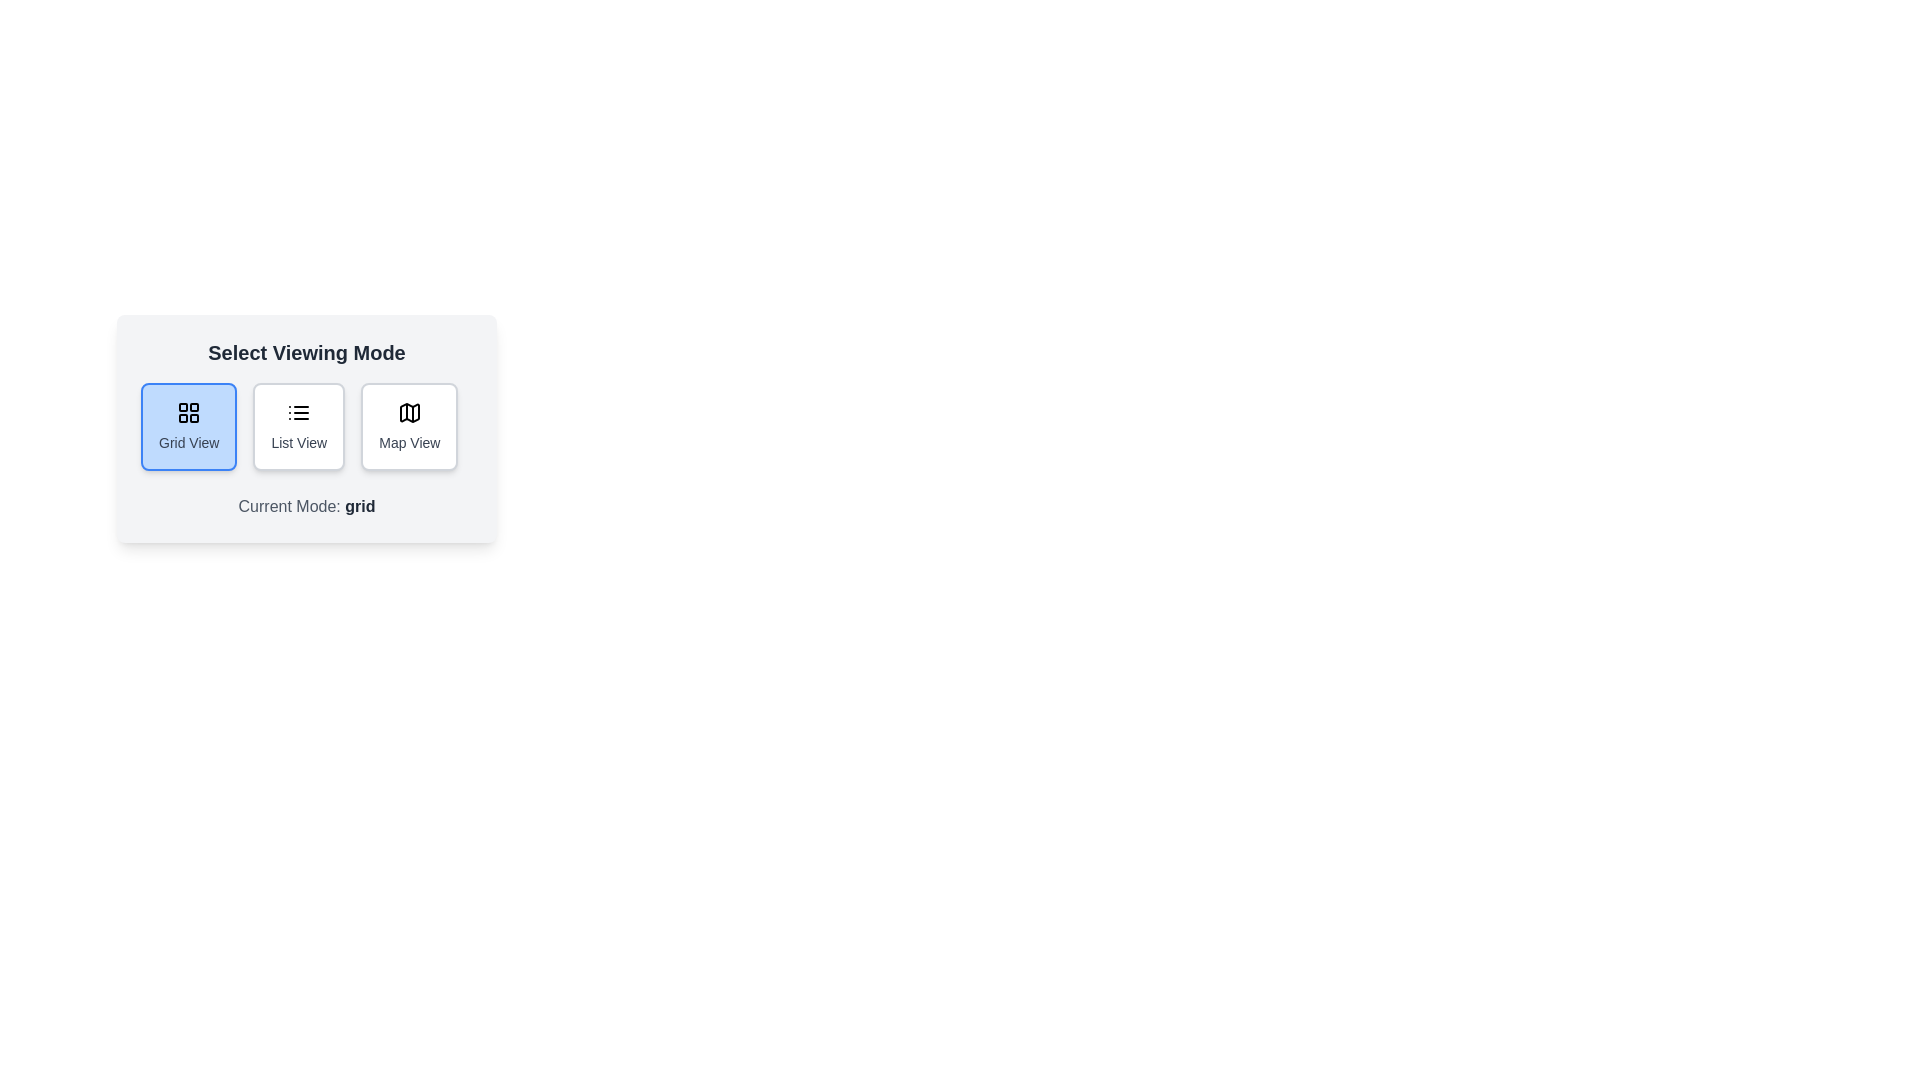 The image size is (1920, 1080). Describe the element at coordinates (188, 426) in the screenshot. I see `the viewing mode by clicking on the respective button for Grid View` at that location.